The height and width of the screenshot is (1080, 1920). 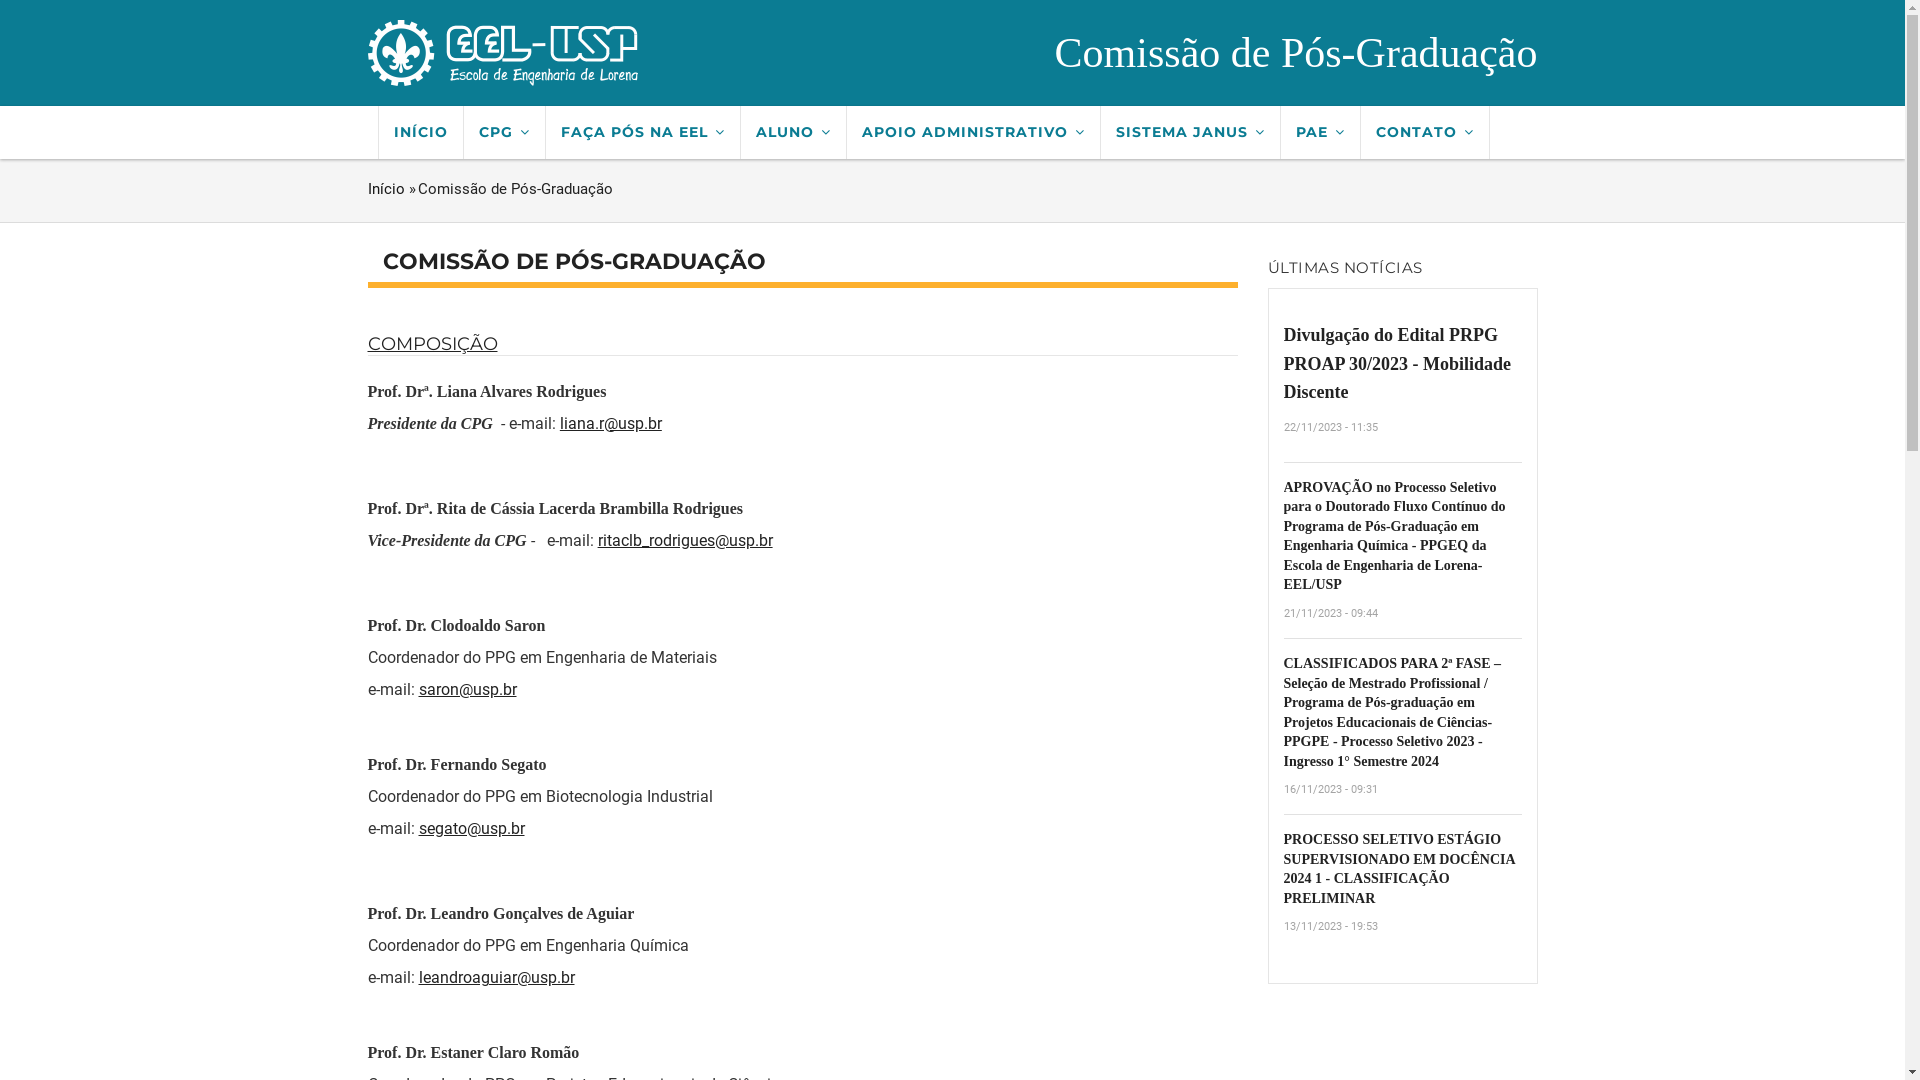 What do you see at coordinates (495, 976) in the screenshot?
I see `'leandroaguiar@usp.br'` at bounding box center [495, 976].